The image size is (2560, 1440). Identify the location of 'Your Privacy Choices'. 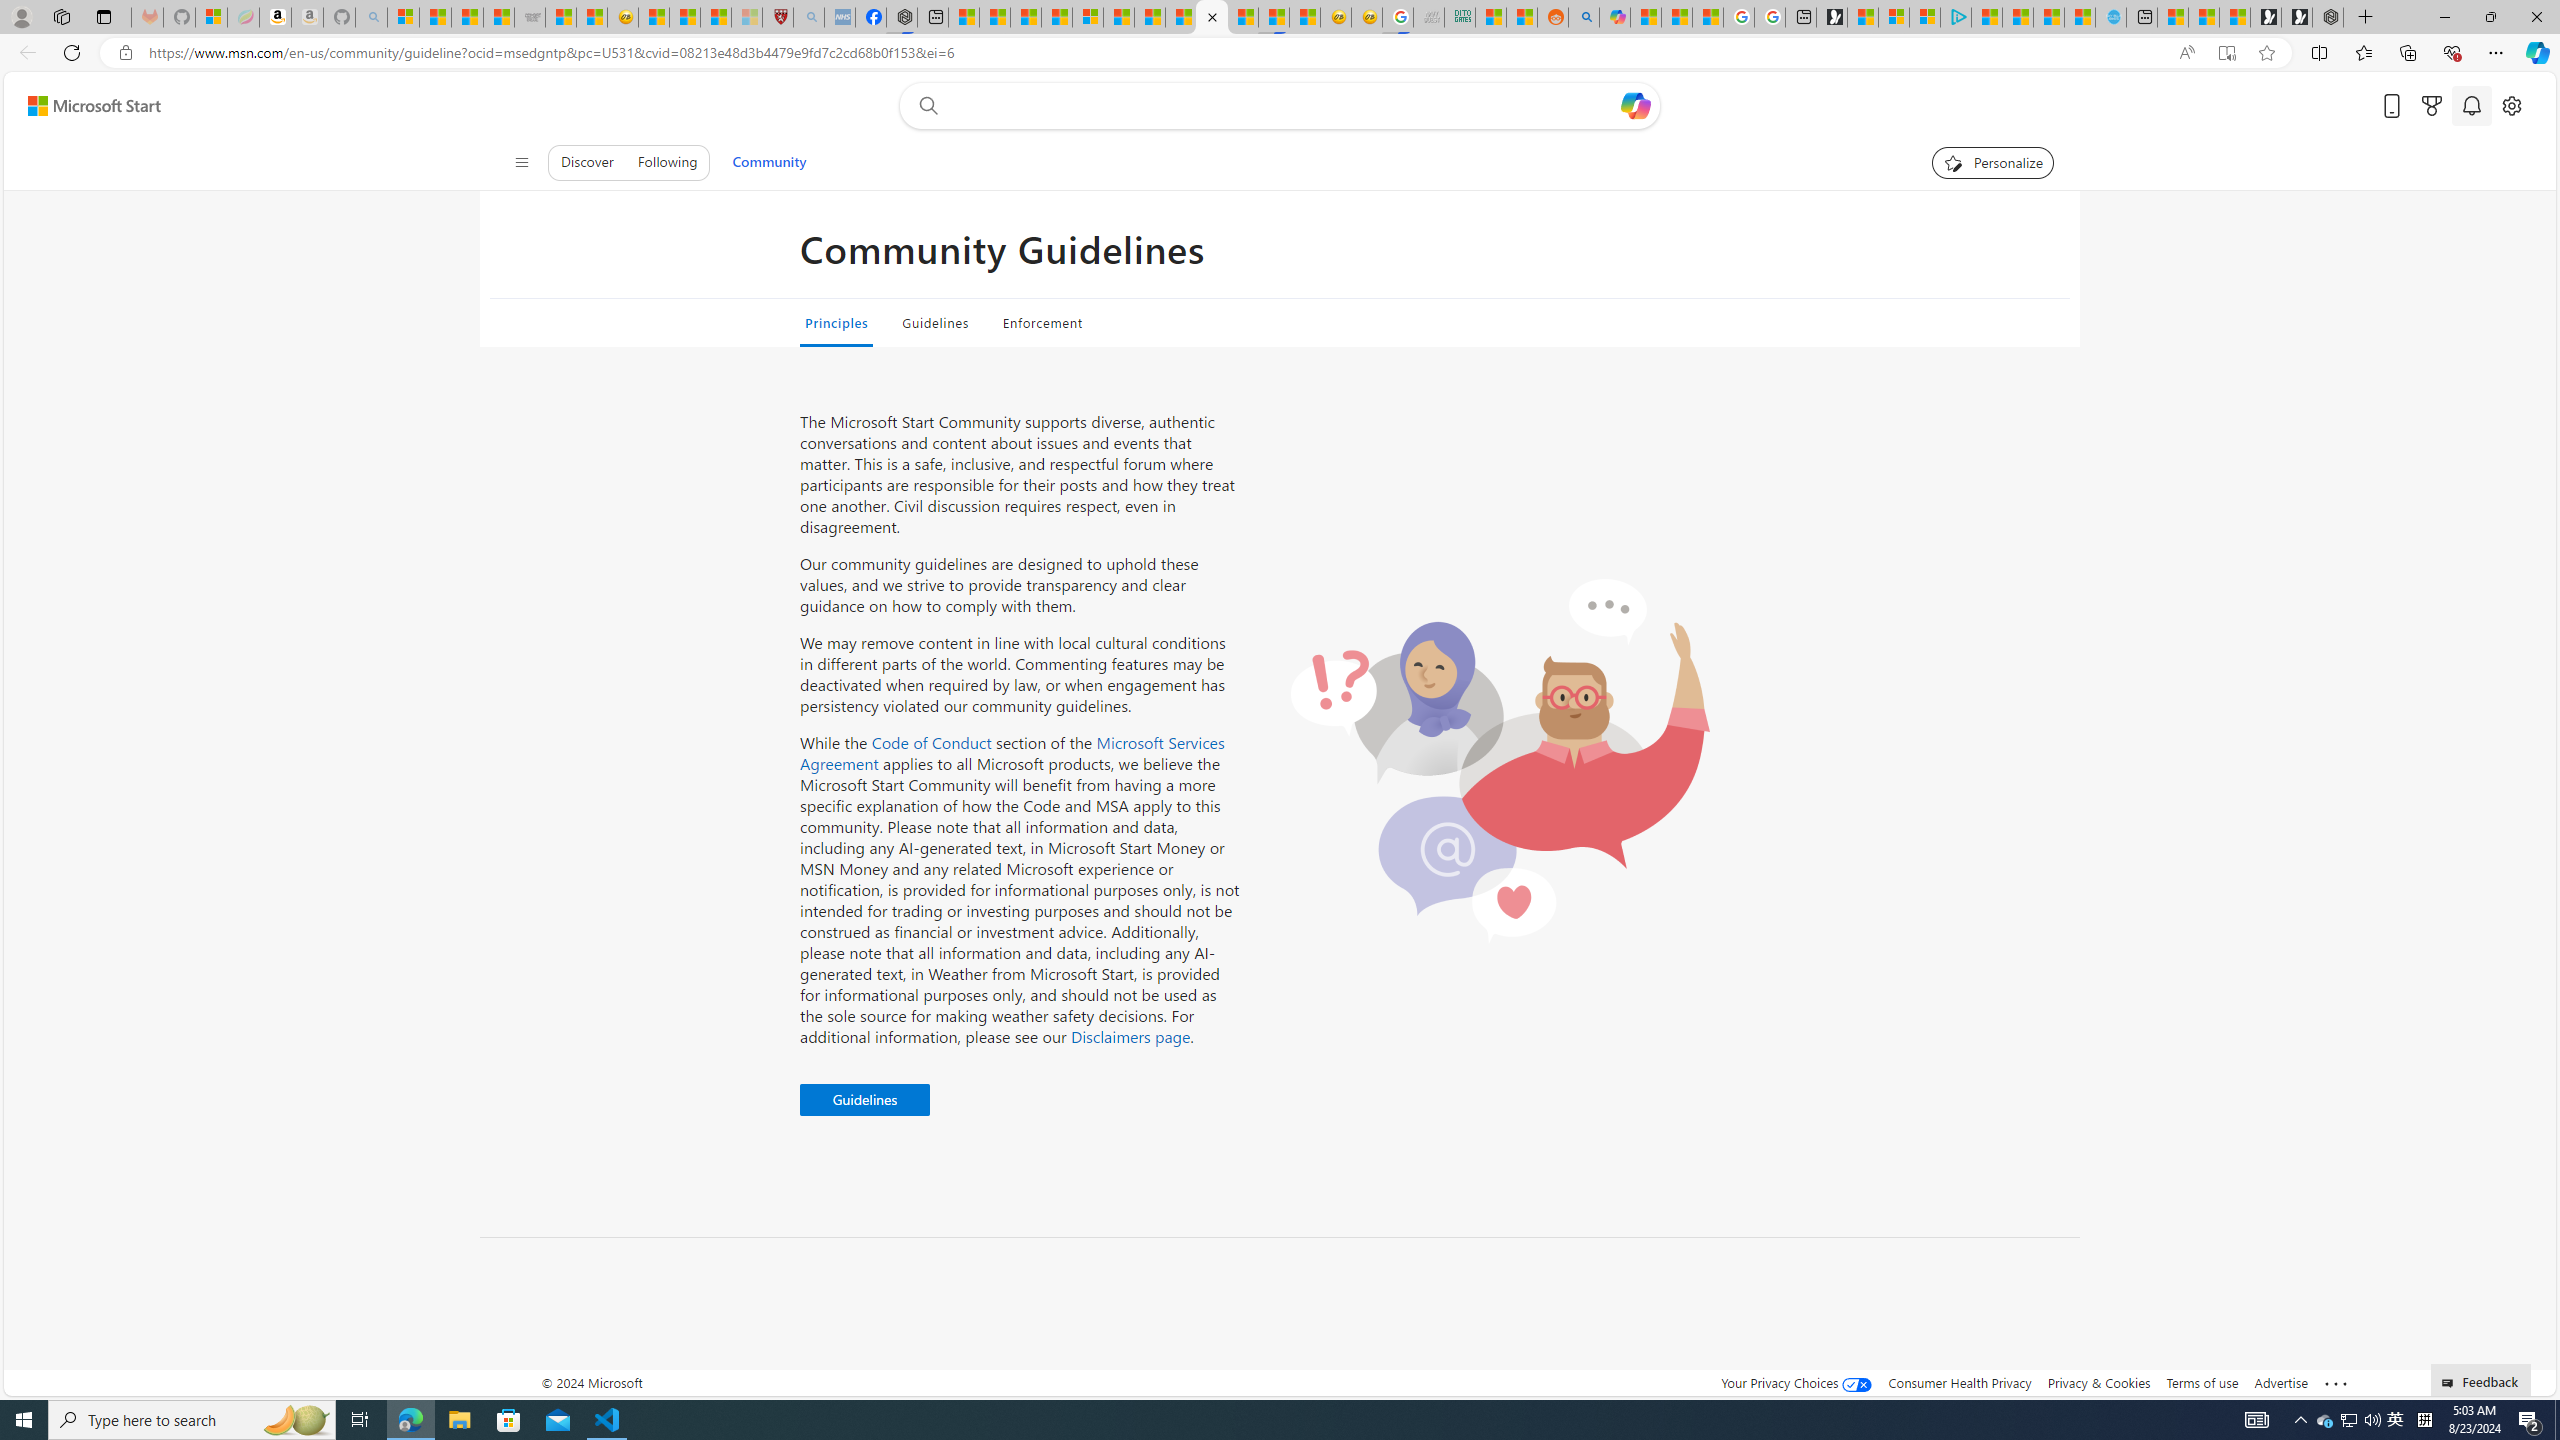
(1797, 1382).